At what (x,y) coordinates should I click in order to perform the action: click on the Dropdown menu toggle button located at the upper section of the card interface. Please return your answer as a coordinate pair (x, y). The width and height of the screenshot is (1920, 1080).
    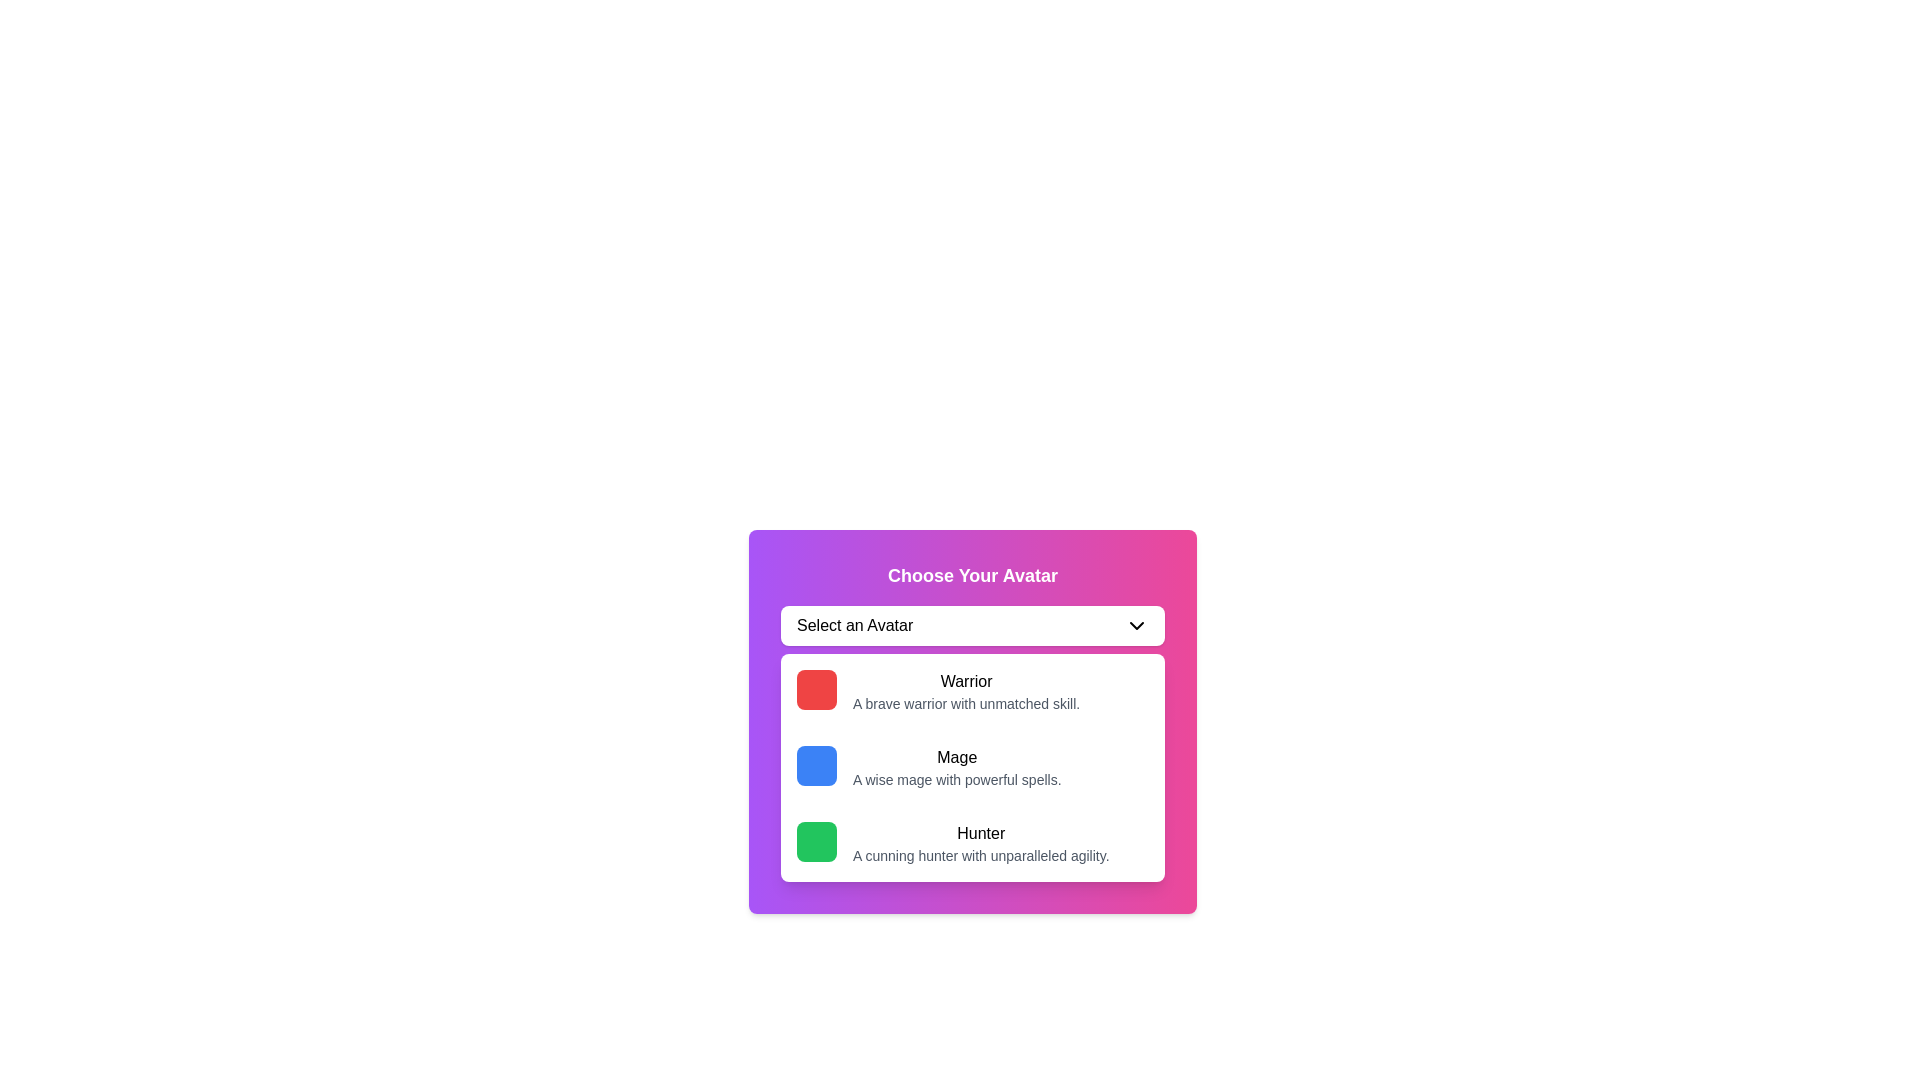
    Looking at the image, I should click on (973, 624).